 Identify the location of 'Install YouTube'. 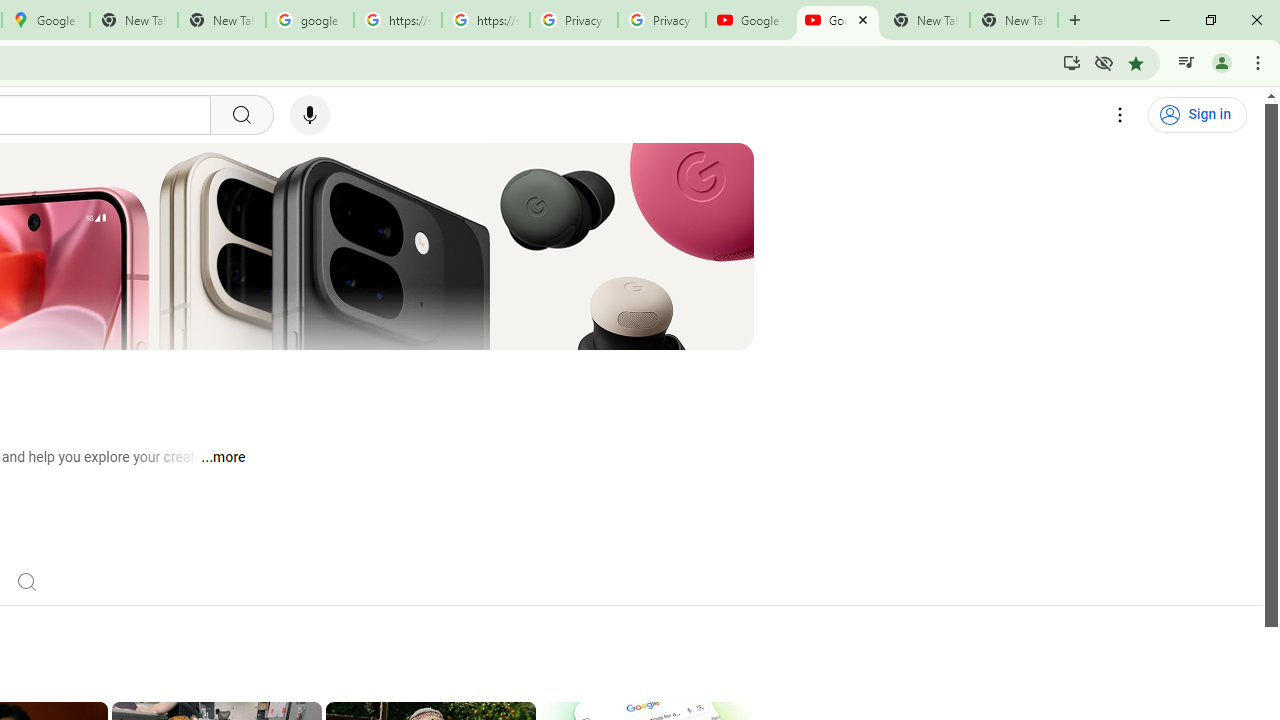
(1071, 61).